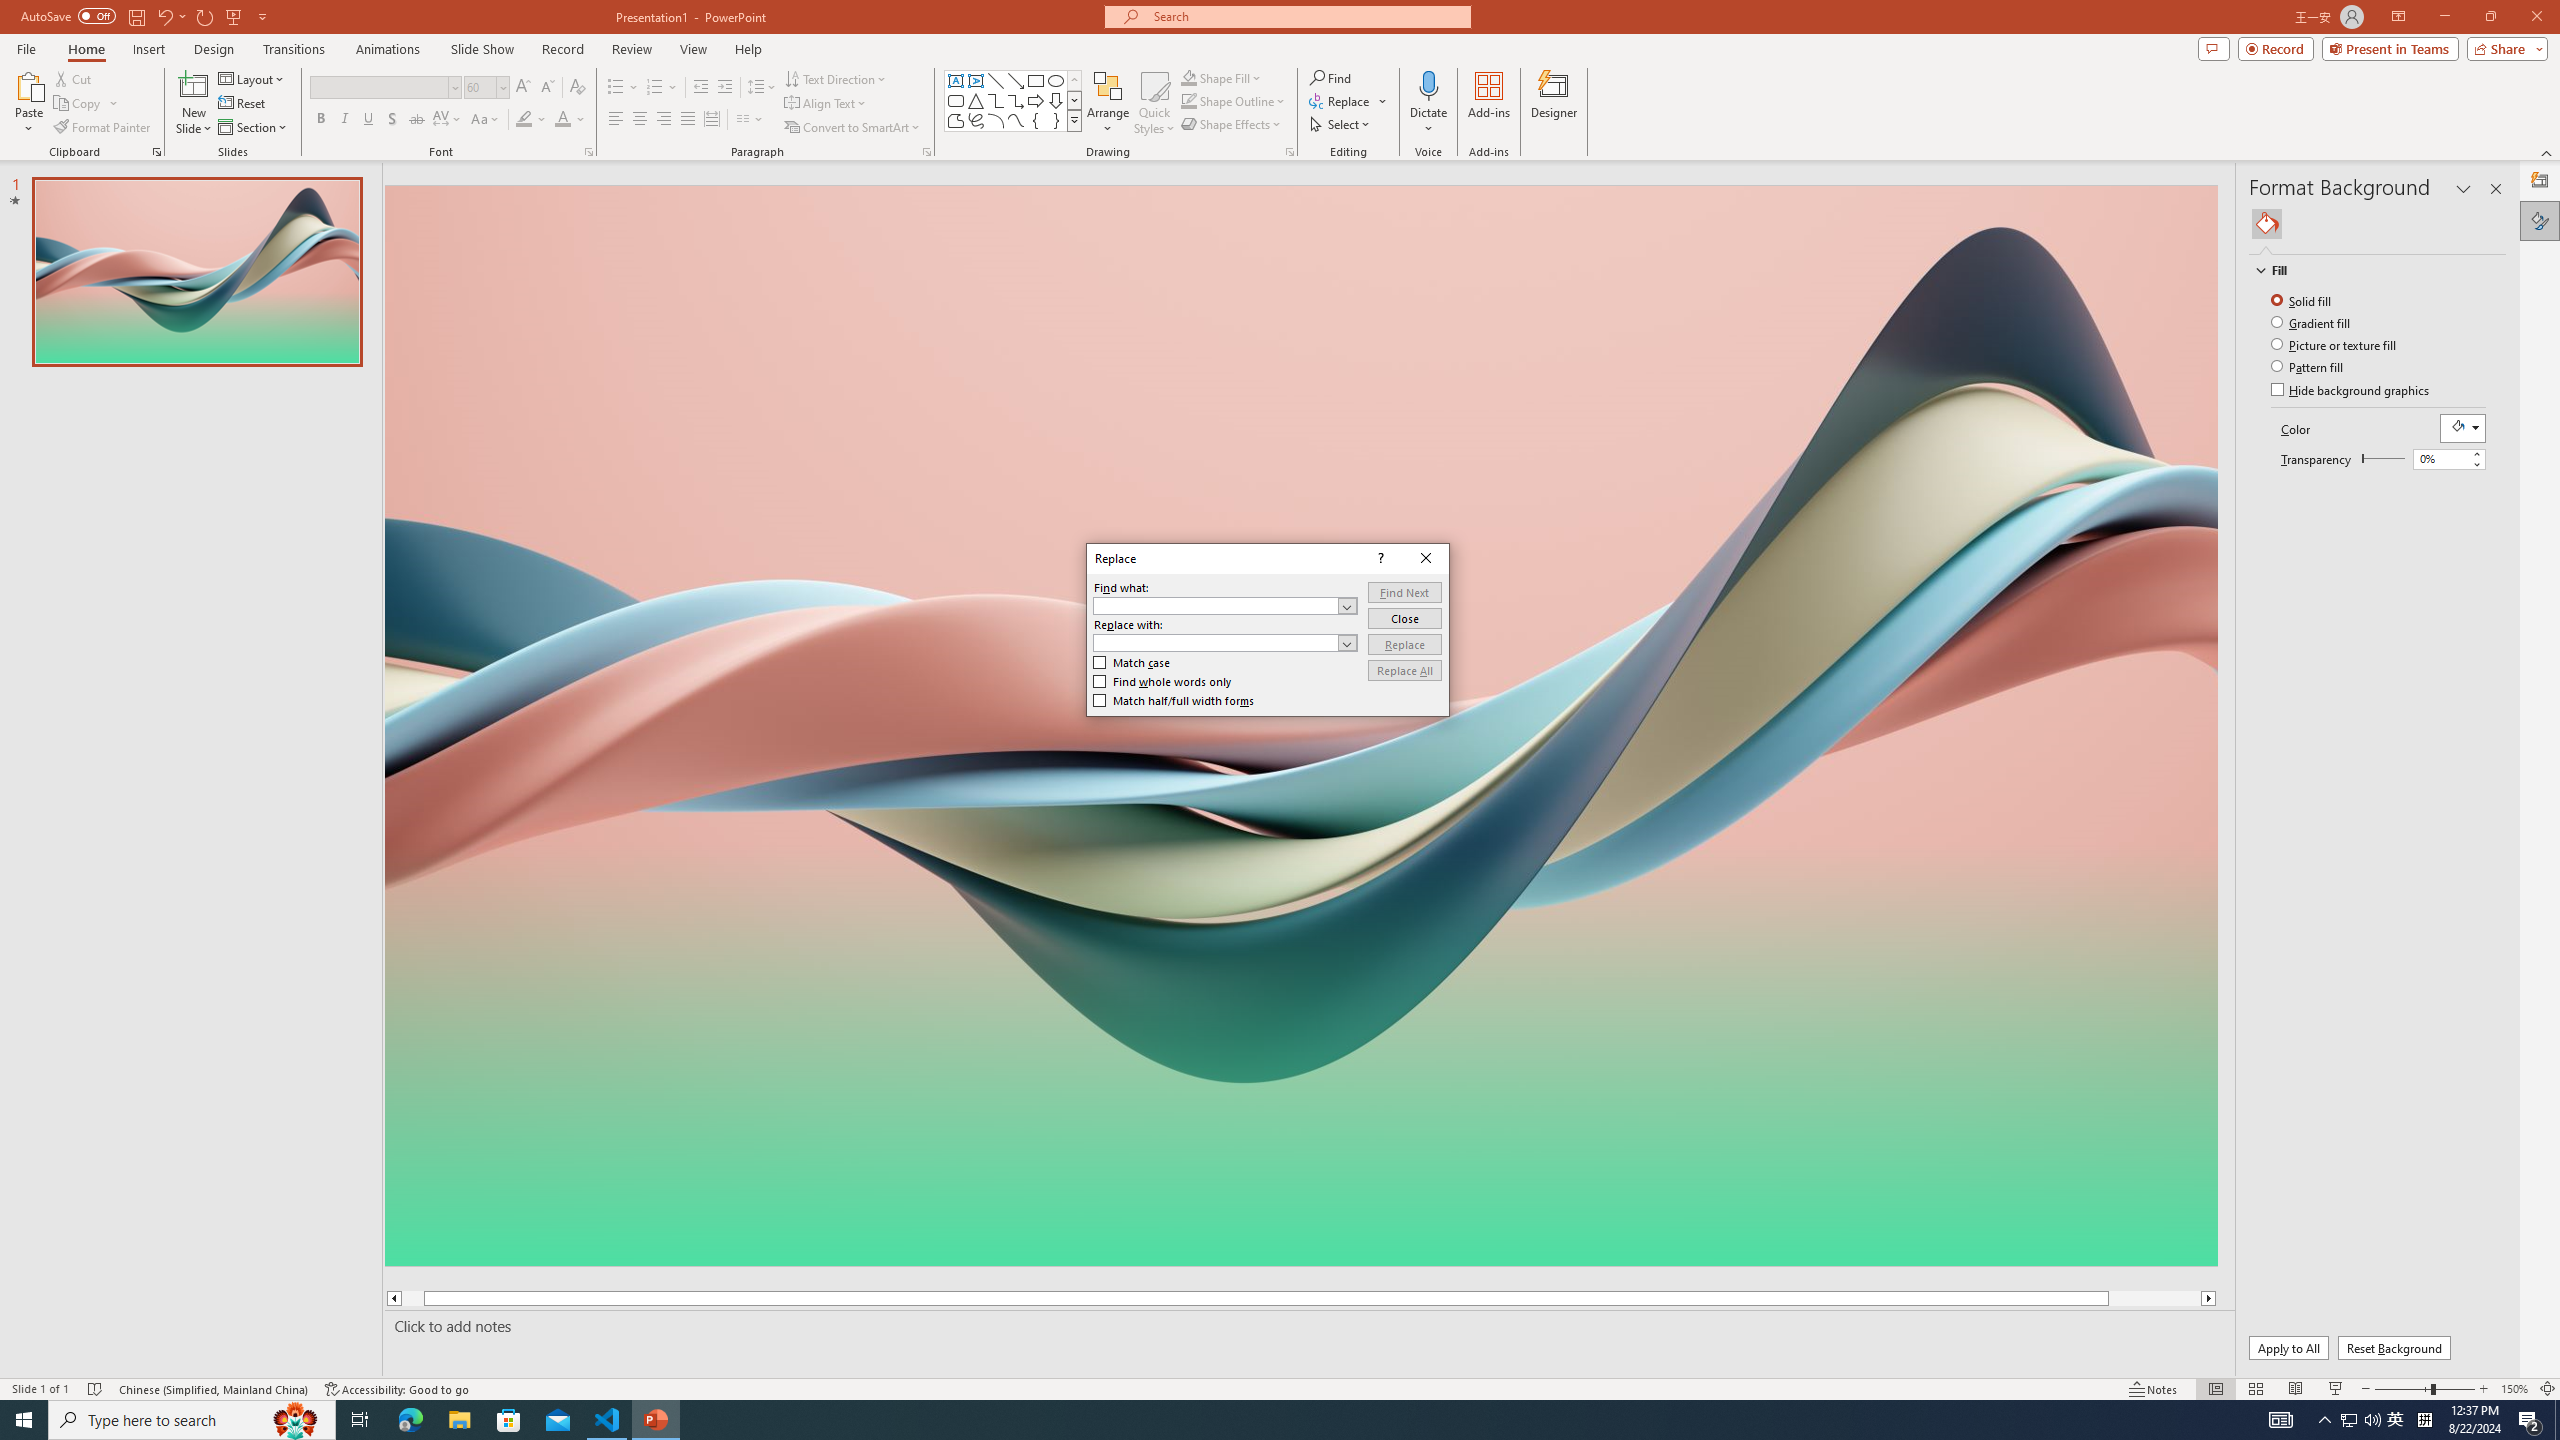 The image size is (2560, 1440). Describe the element at coordinates (2288, 1347) in the screenshot. I see `'Apply to All'` at that location.